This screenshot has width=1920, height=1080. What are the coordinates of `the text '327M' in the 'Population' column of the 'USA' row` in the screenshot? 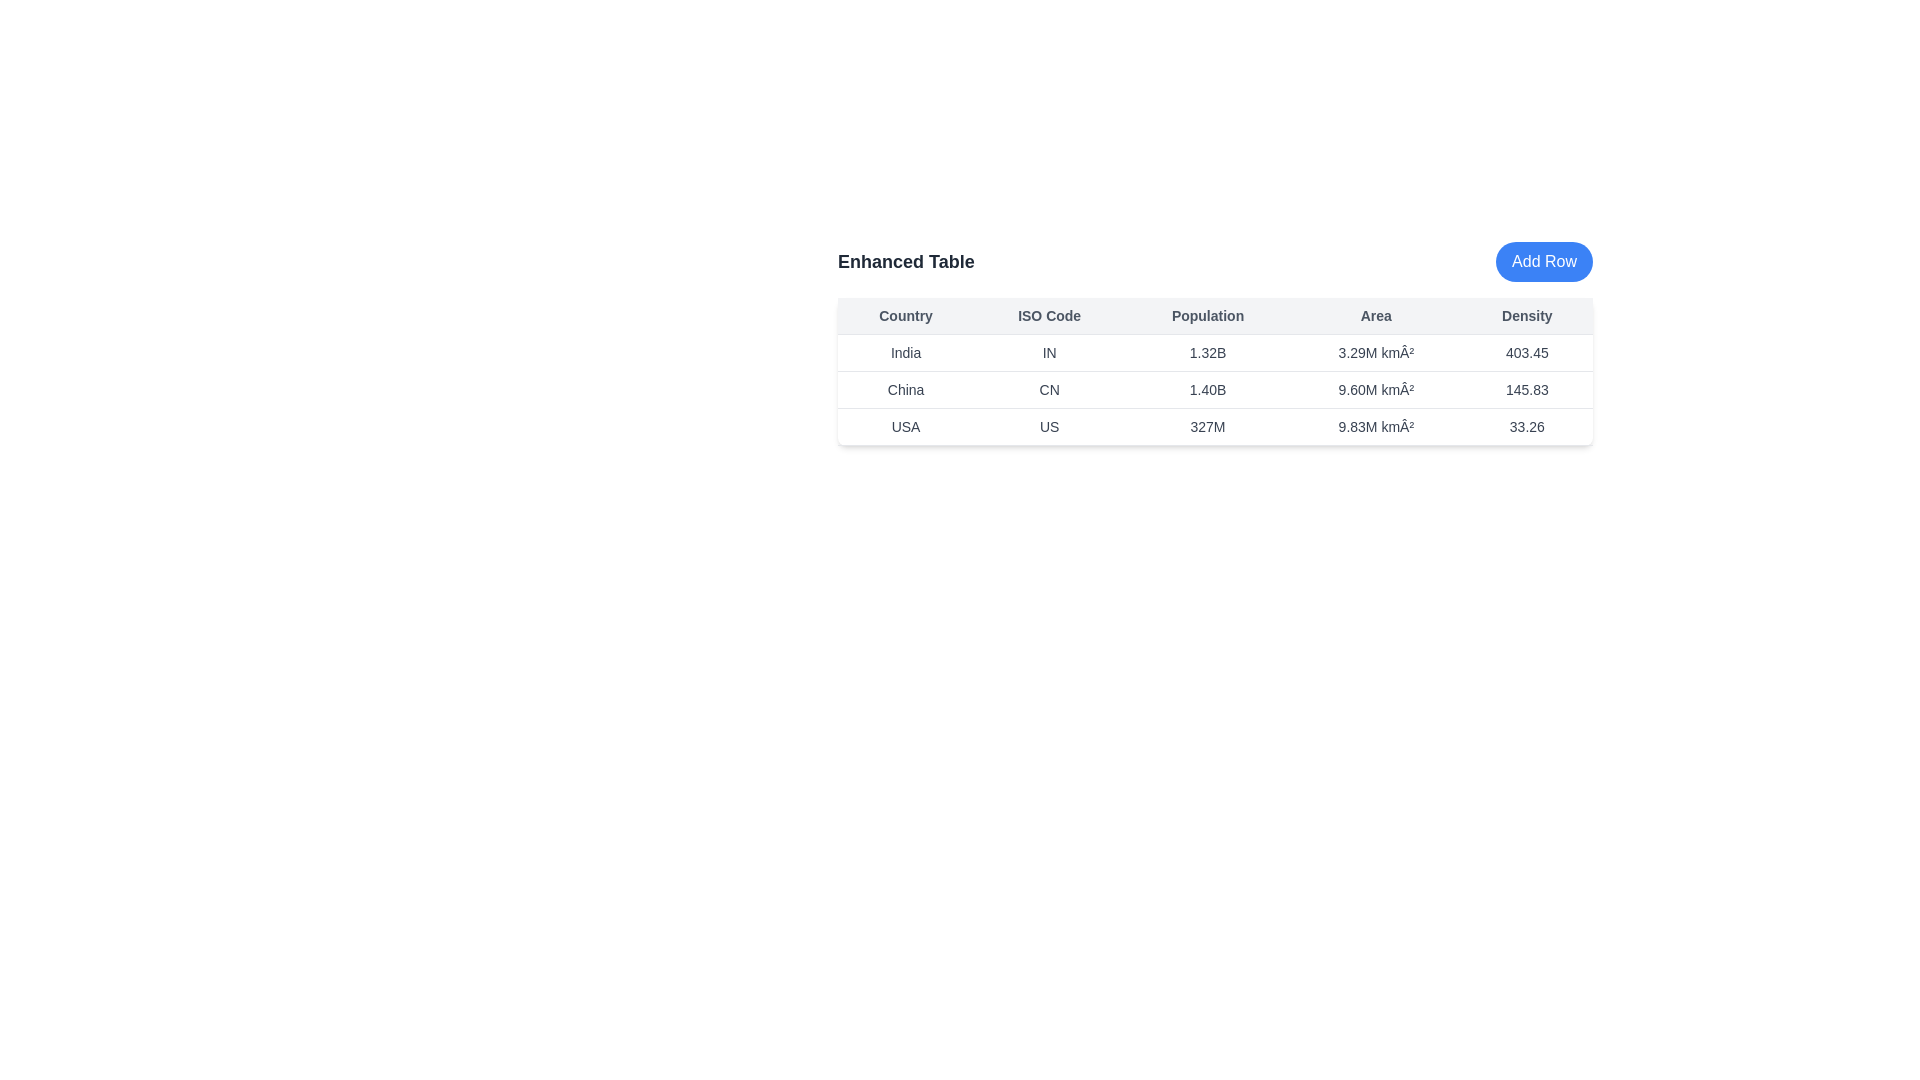 It's located at (1207, 426).